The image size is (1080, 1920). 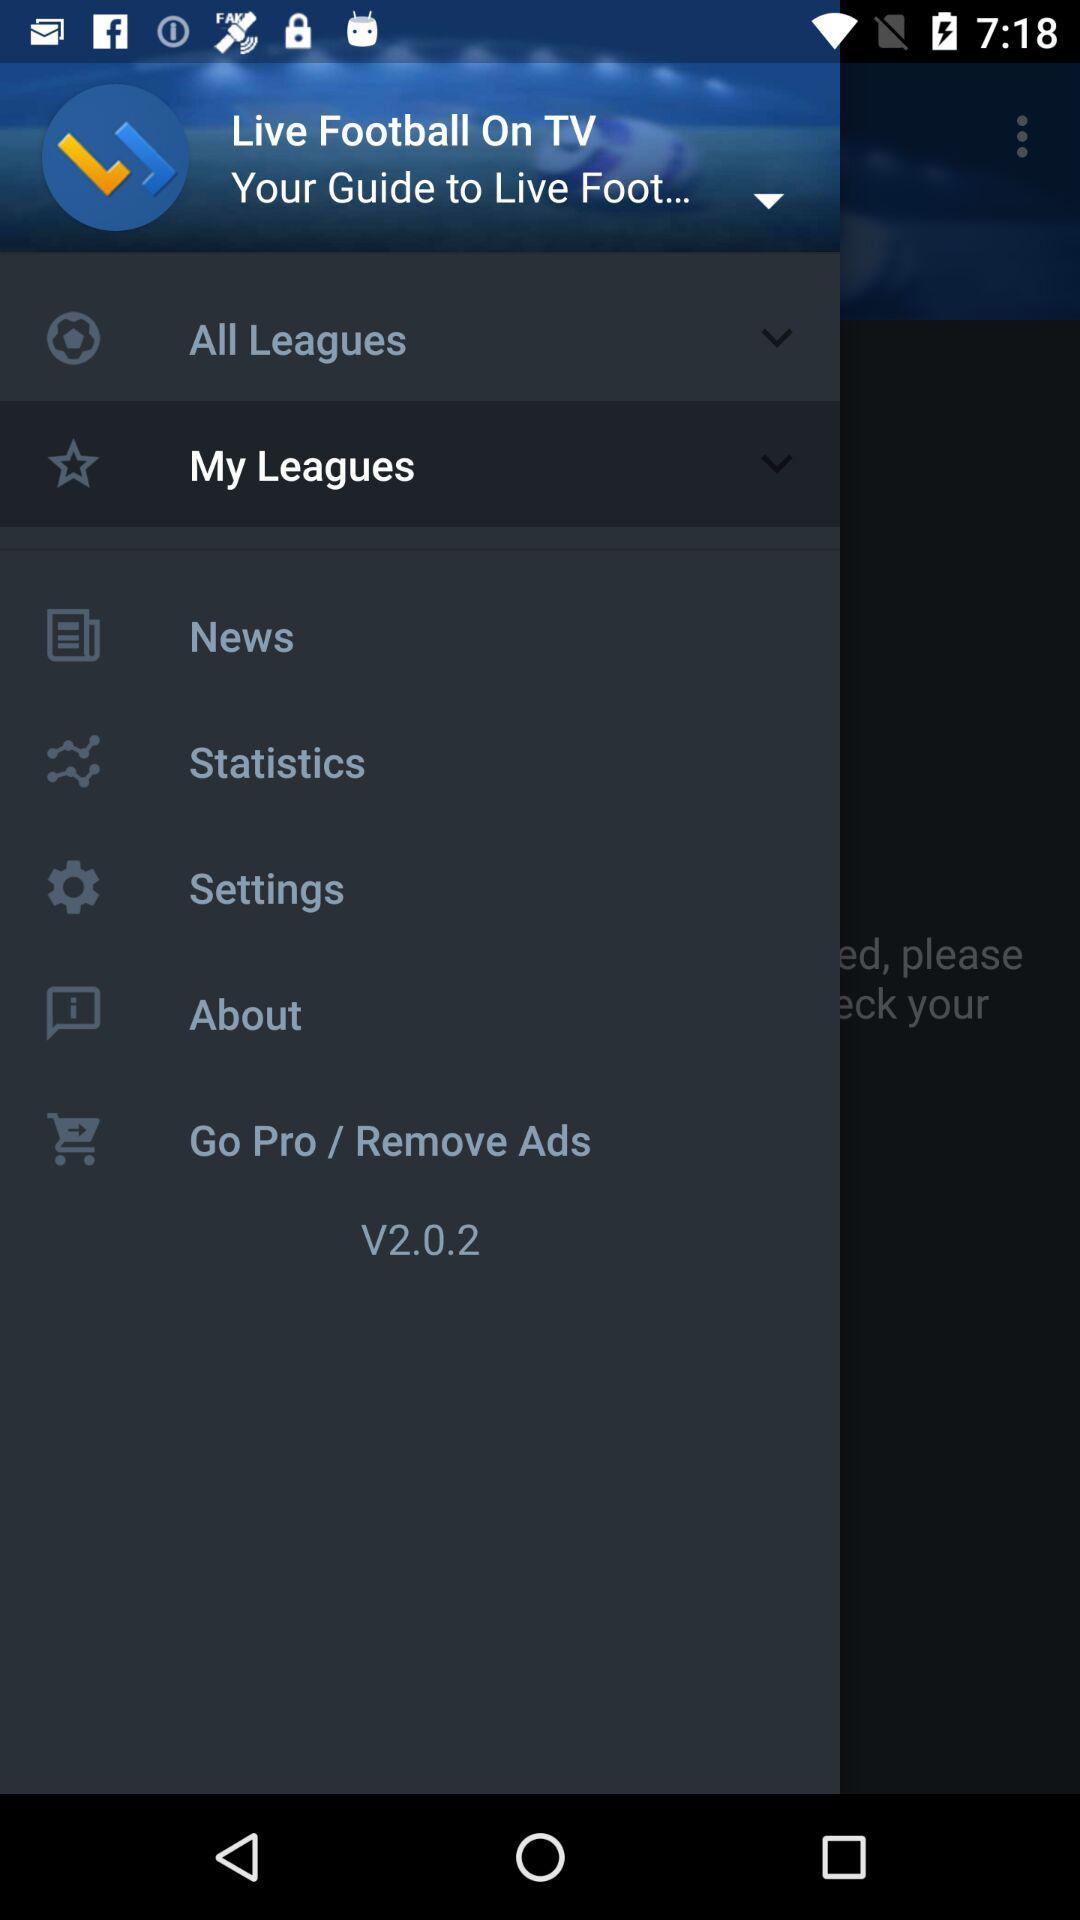 What do you see at coordinates (72, 135) in the screenshot?
I see `the icon next to the live football on` at bounding box center [72, 135].